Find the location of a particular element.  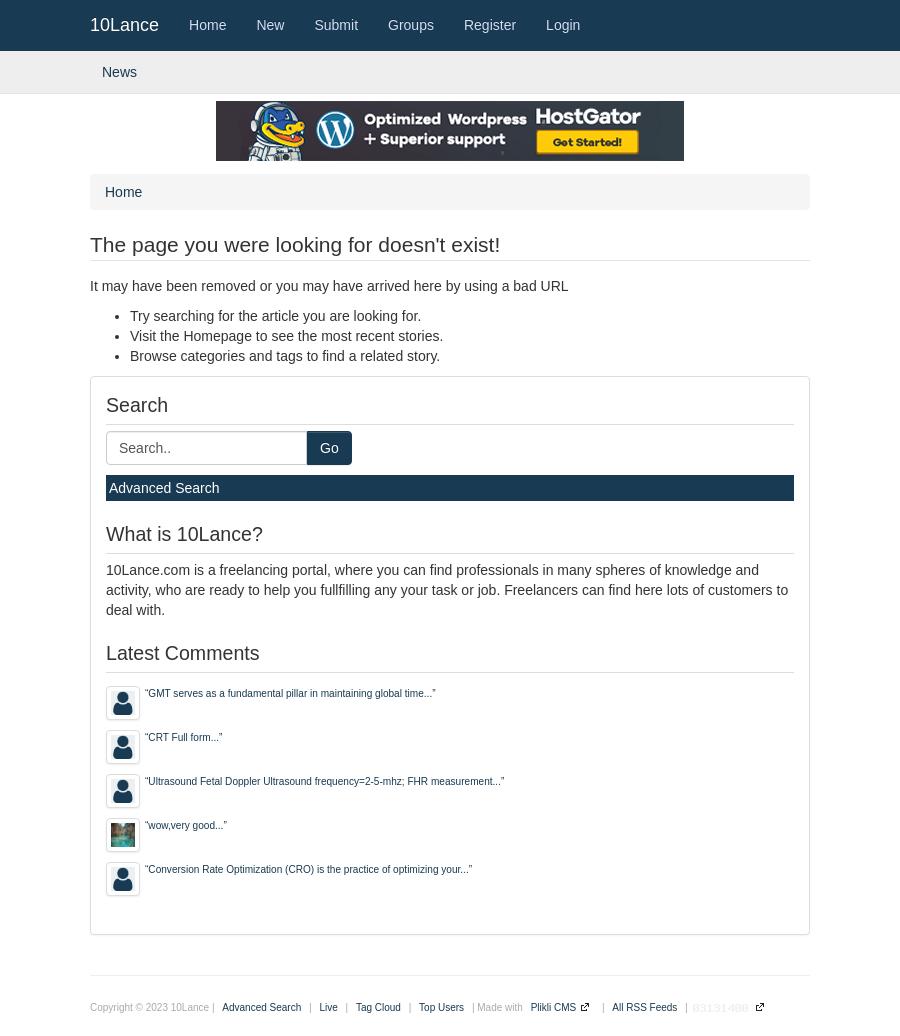

'Login' is located at coordinates (562, 24).